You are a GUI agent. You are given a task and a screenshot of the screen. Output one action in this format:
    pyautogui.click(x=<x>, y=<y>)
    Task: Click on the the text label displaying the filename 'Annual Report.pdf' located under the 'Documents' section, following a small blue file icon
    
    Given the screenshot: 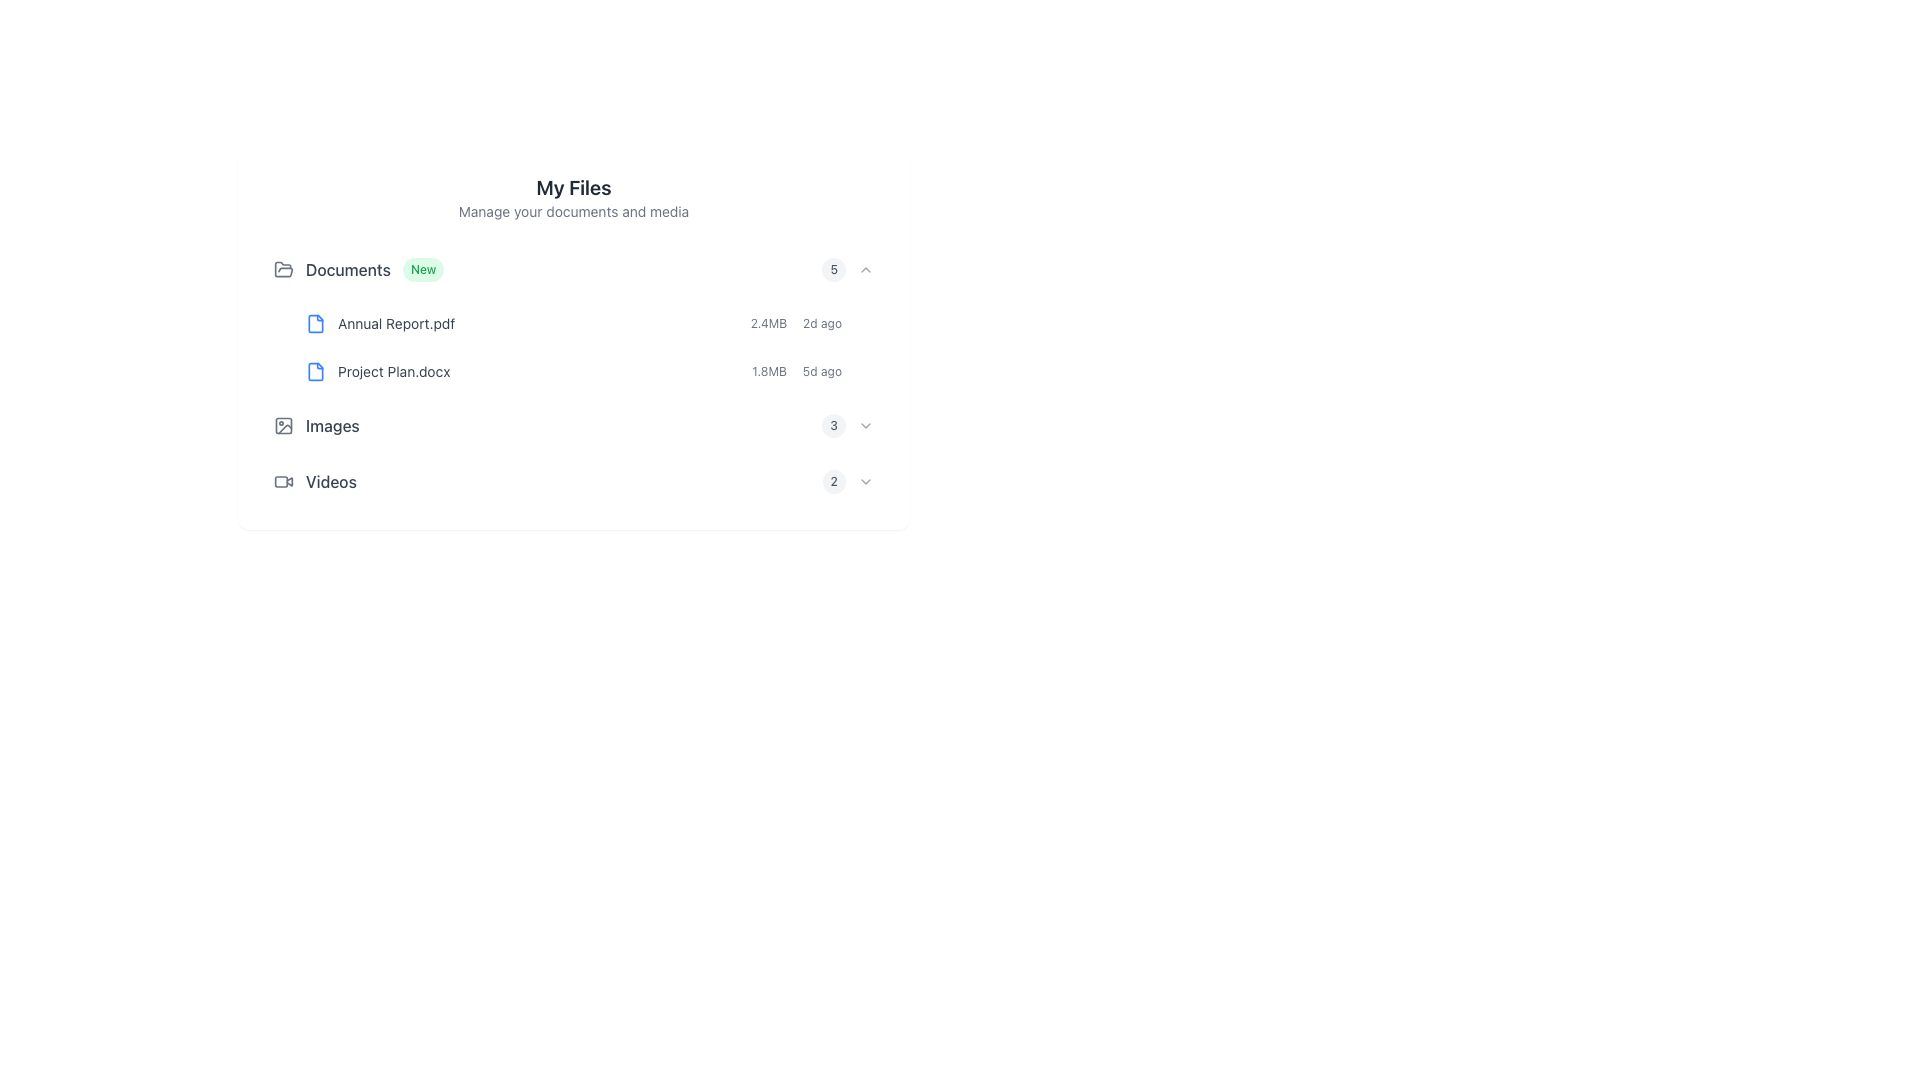 What is the action you would take?
    pyautogui.click(x=396, y=323)
    